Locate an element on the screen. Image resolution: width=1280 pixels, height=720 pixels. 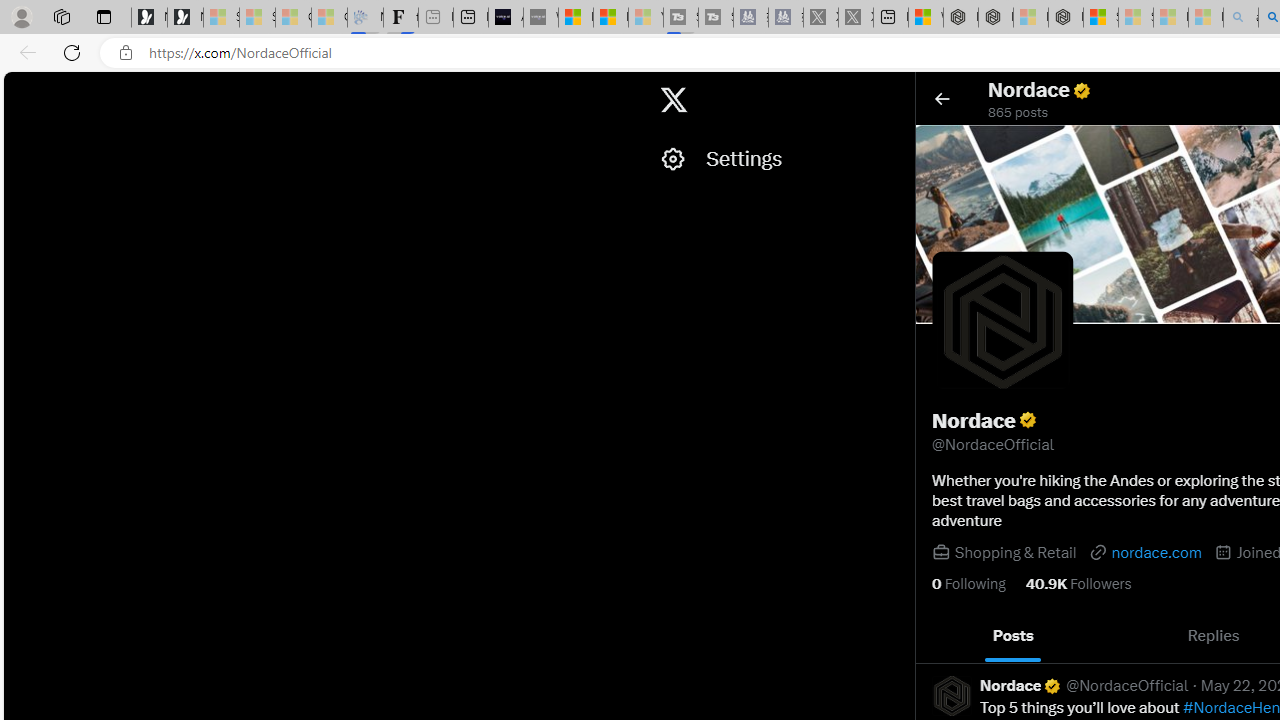
'Square profile picture' is located at coordinates (950, 694).